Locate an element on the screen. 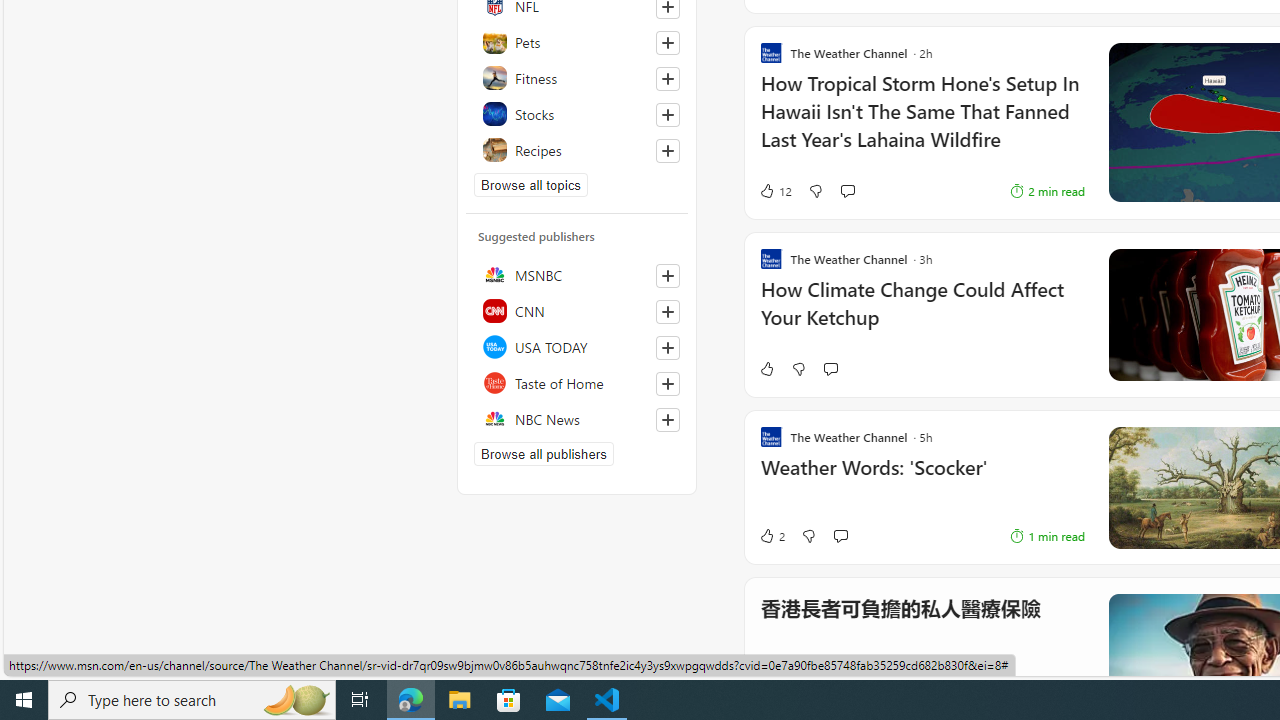 The width and height of the screenshot is (1280, 720). 'Browse all publishers' is located at coordinates (544, 453).